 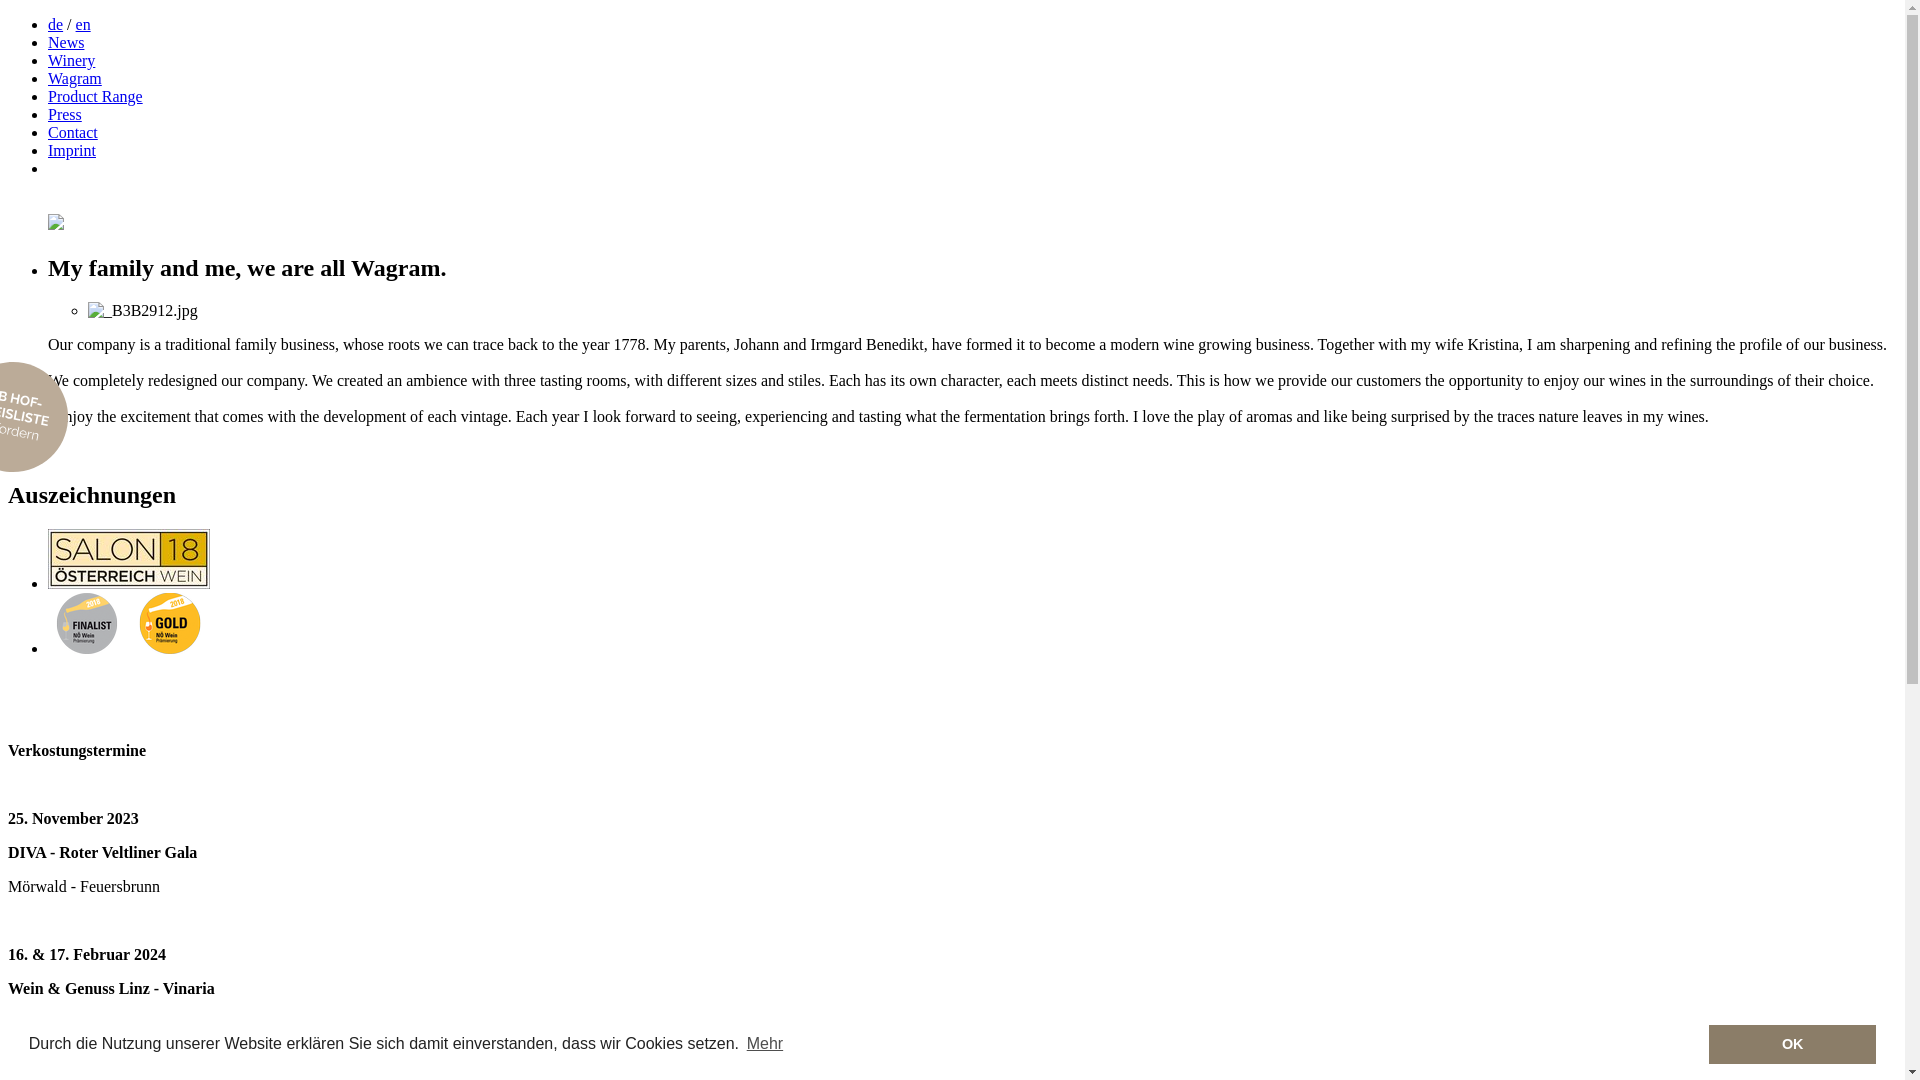 I want to click on 'OK', so click(x=1707, y=1043).